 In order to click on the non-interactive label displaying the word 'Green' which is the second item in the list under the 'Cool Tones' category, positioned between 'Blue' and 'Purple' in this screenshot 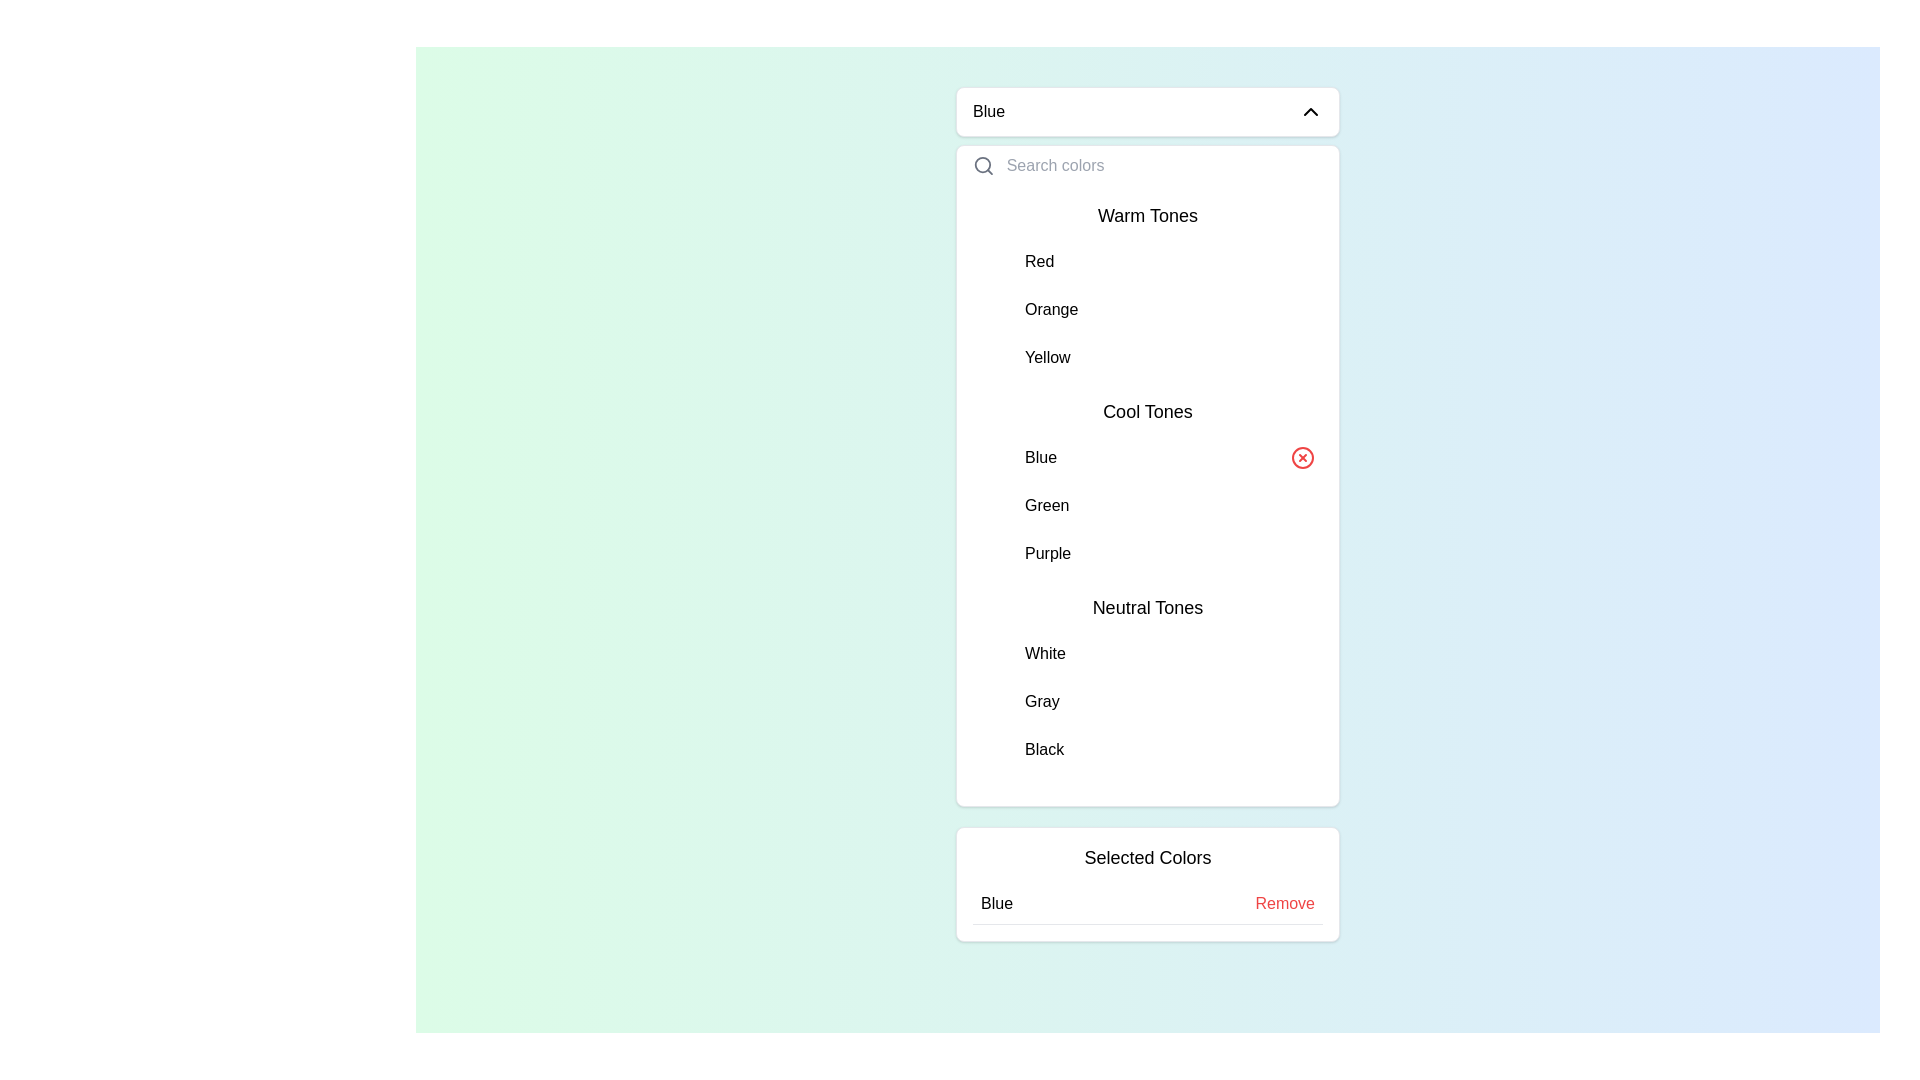, I will do `click(1147, 504)`.